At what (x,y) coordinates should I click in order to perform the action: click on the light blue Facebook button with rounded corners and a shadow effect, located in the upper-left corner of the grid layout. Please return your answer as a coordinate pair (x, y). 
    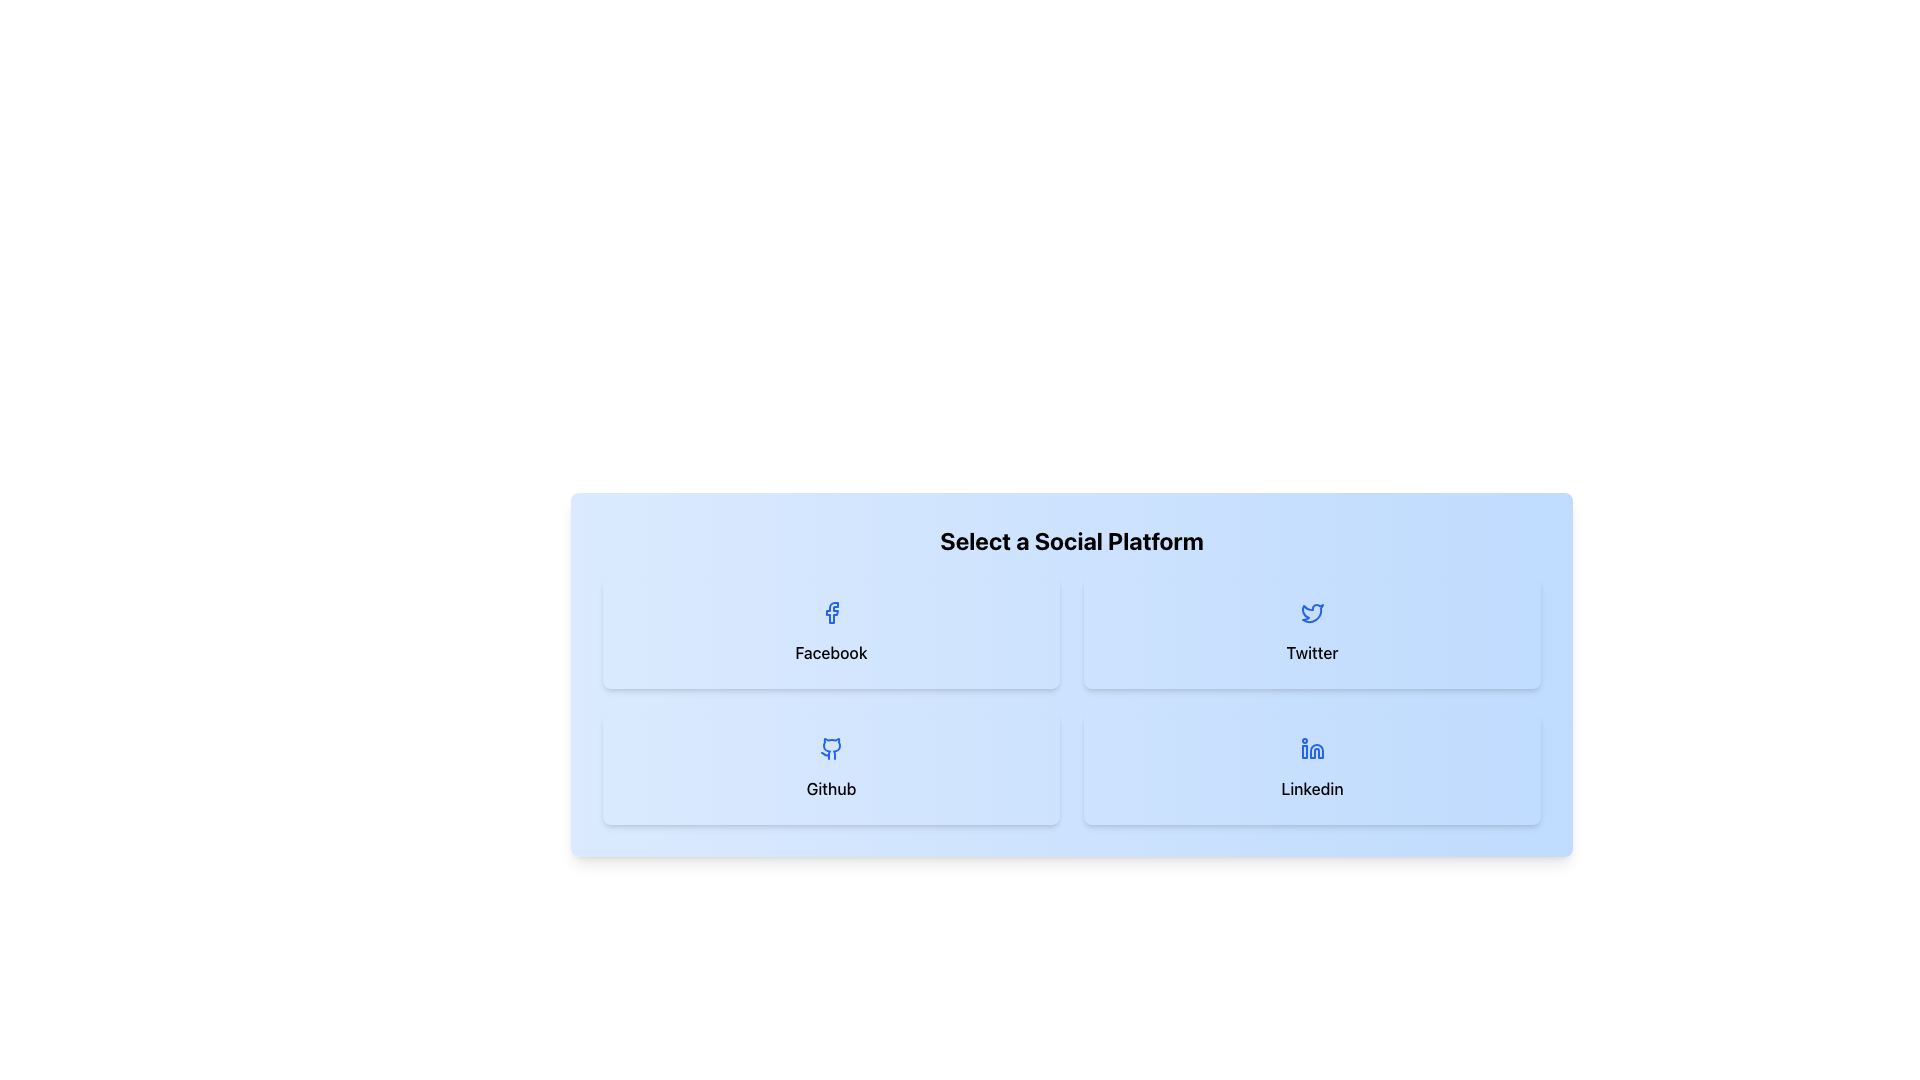
    Looking at the image, I should click on (831, 632).